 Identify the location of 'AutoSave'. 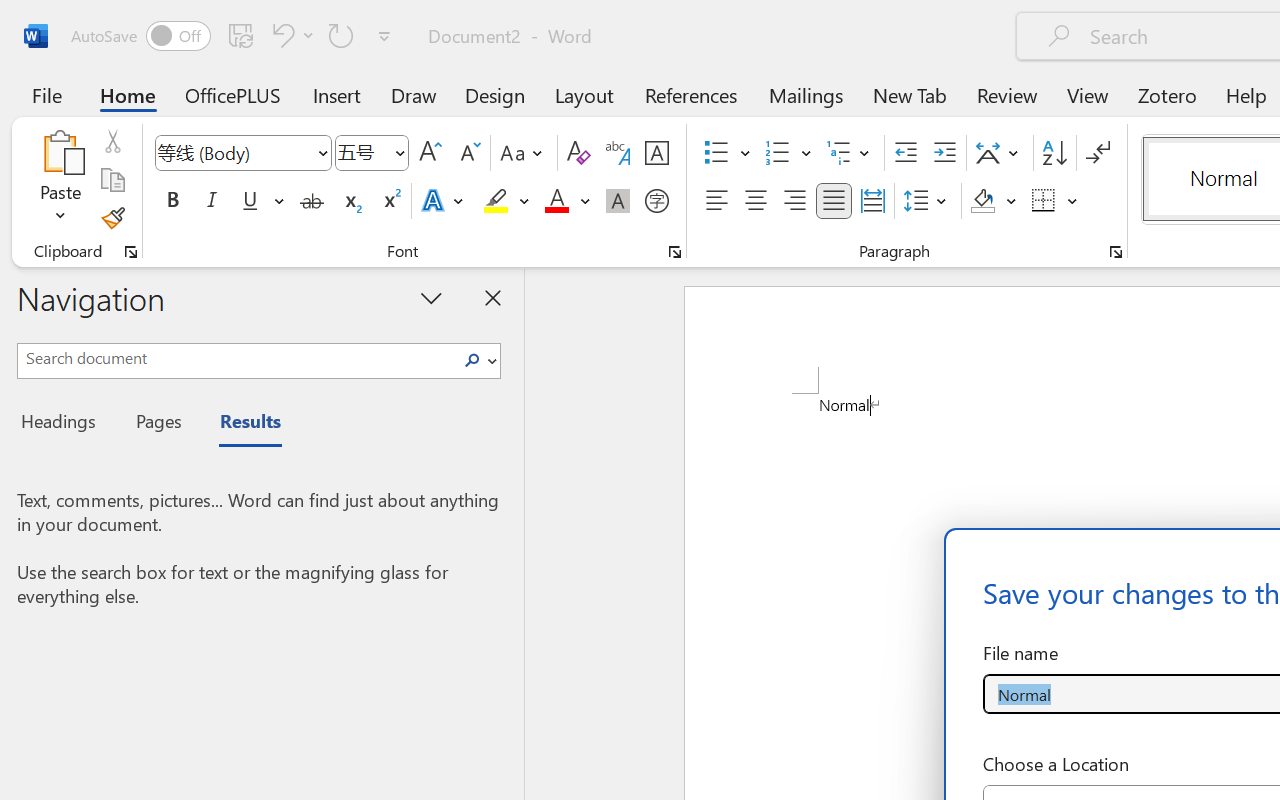
(139, 35).